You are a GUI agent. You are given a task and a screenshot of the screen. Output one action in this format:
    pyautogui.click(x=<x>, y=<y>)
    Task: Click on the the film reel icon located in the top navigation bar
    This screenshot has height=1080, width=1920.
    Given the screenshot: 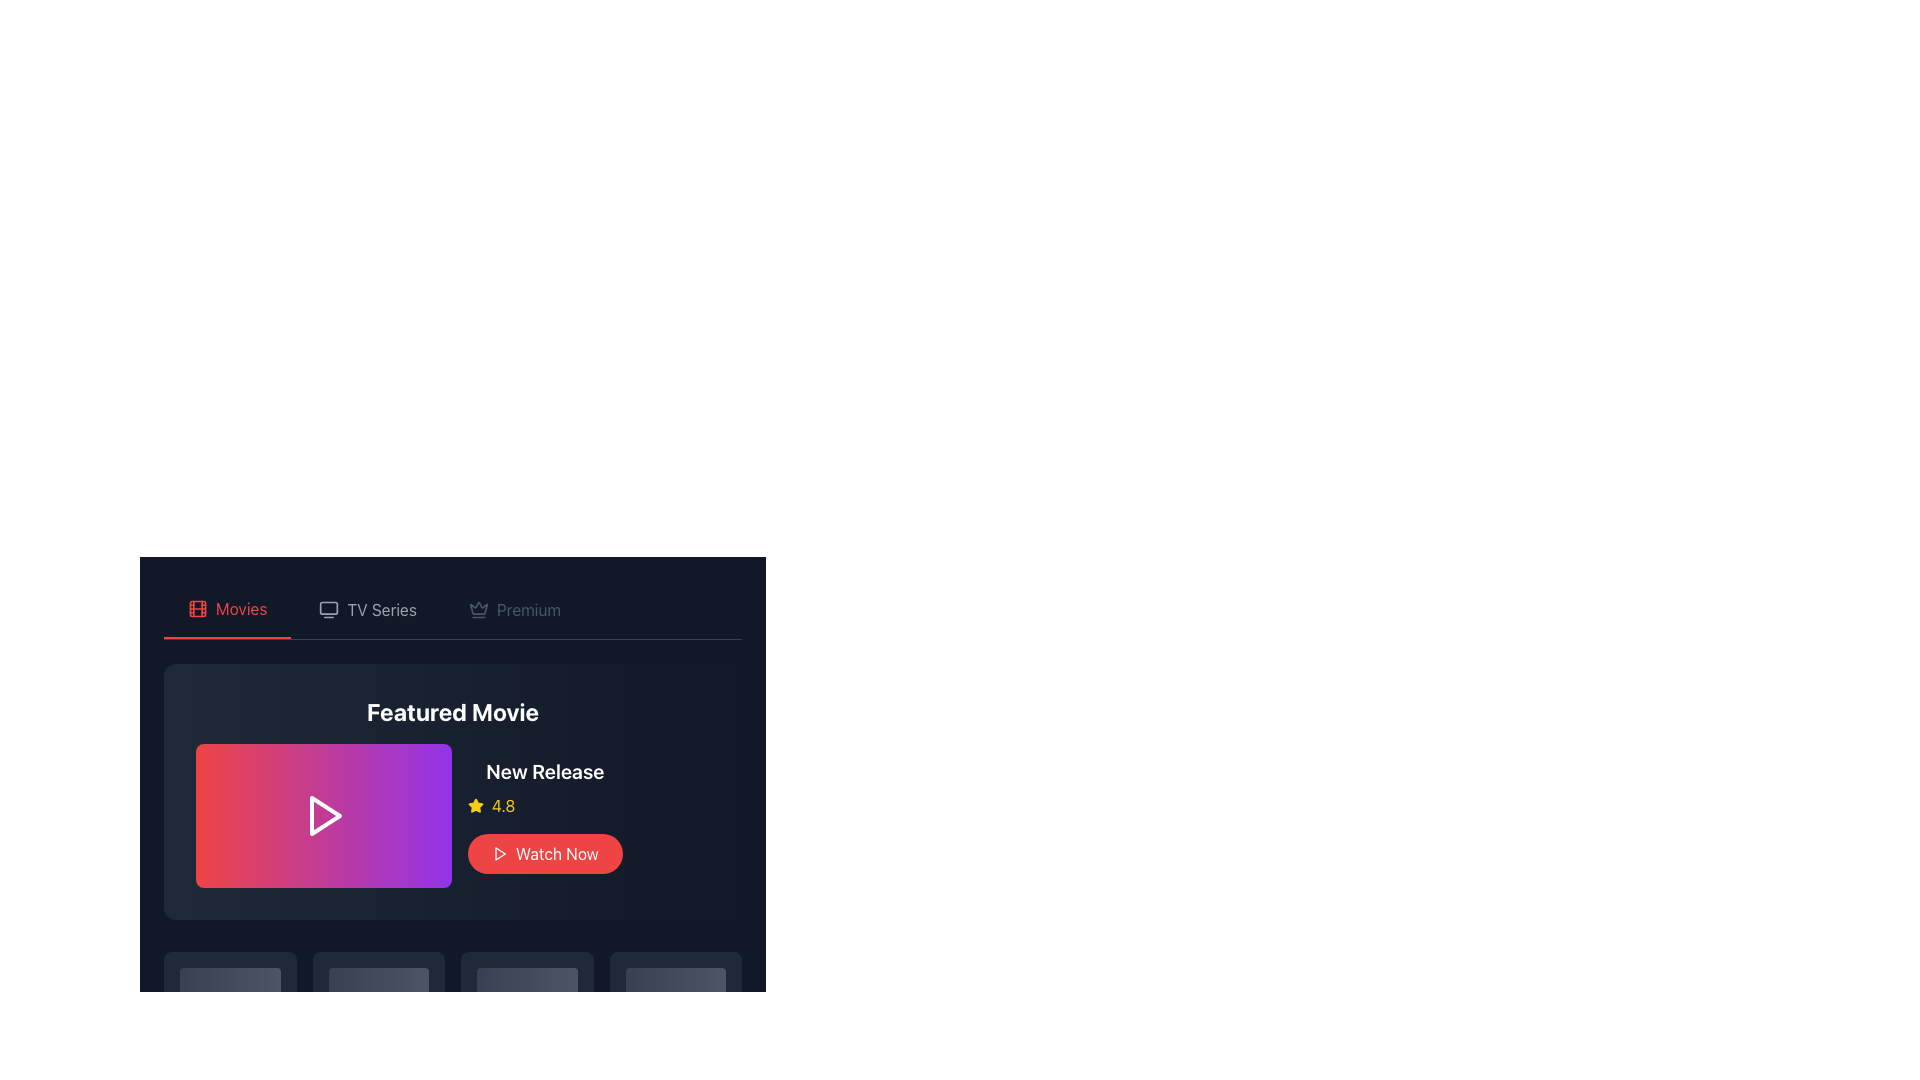 What is the action you would take?
    pyautogui.click(x=197, y=608)
    